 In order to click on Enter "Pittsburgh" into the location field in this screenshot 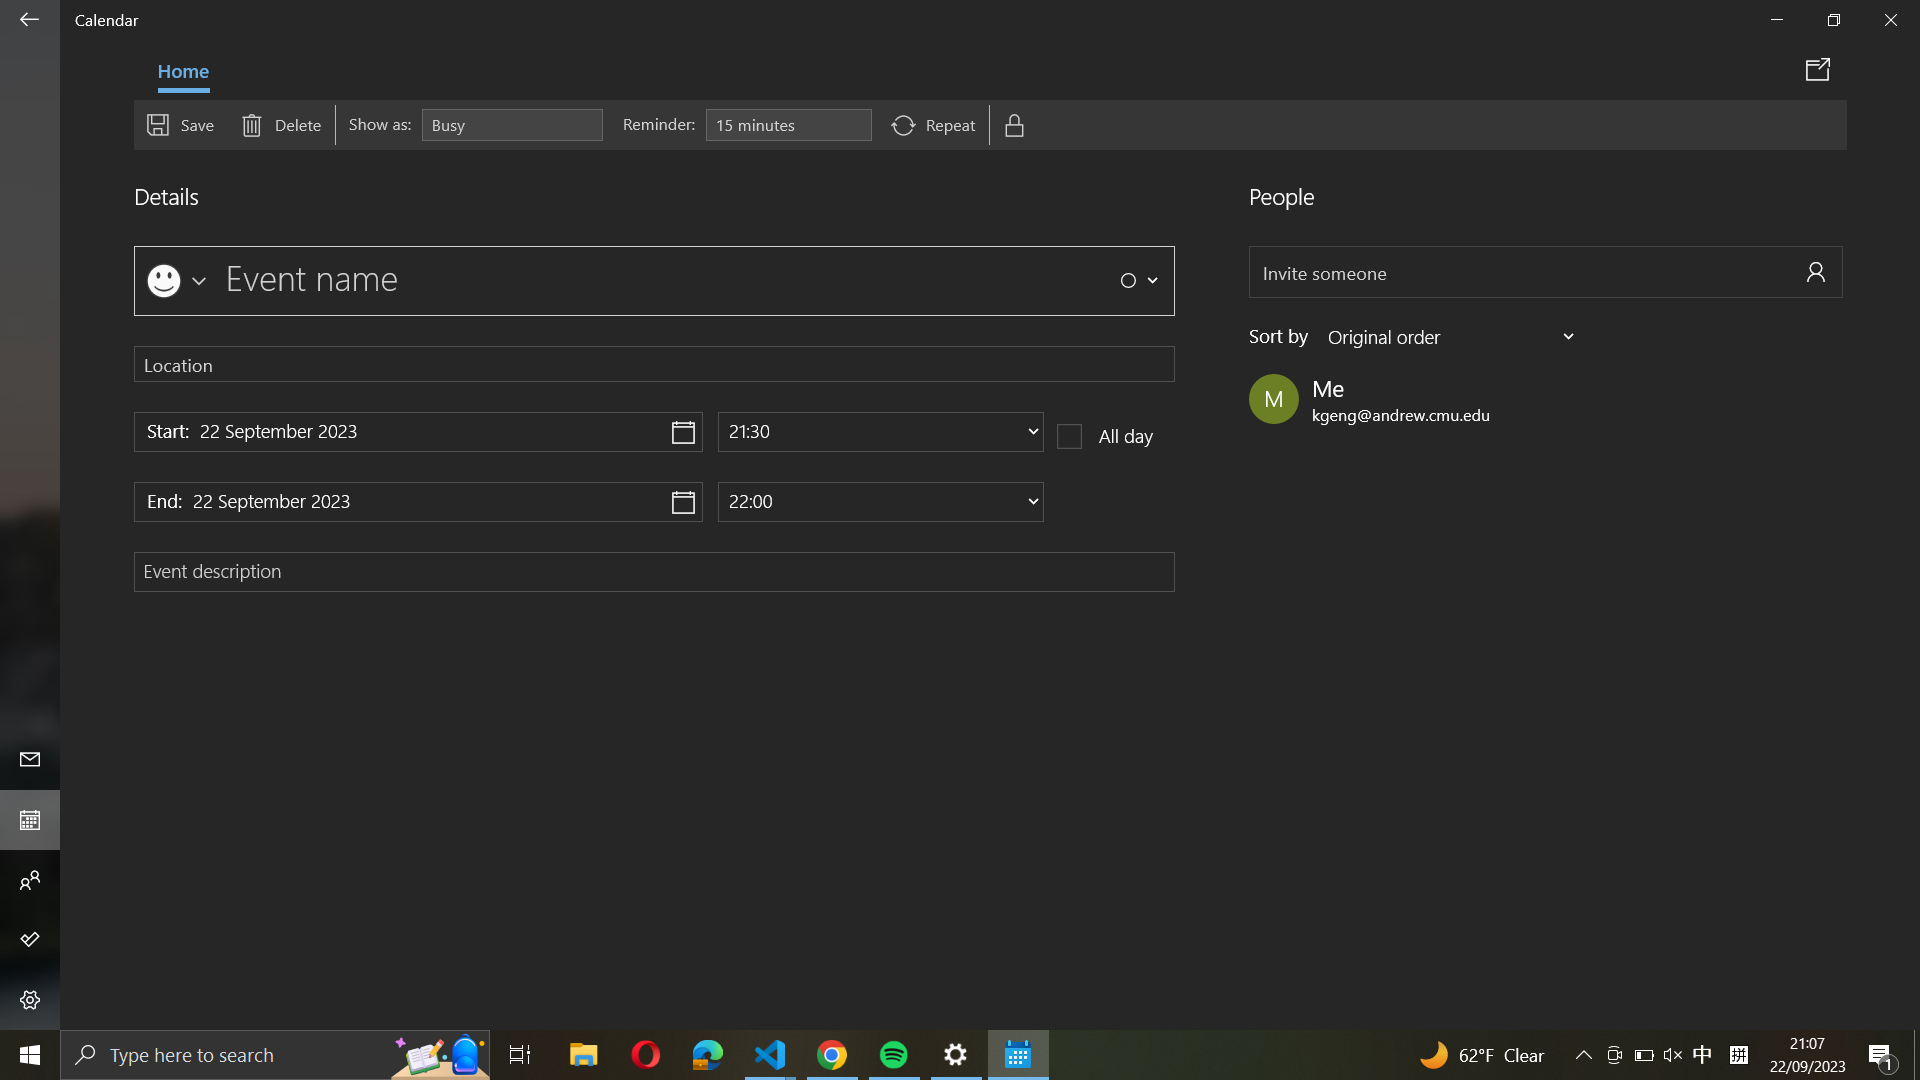, I will do `click(654, 363)`.